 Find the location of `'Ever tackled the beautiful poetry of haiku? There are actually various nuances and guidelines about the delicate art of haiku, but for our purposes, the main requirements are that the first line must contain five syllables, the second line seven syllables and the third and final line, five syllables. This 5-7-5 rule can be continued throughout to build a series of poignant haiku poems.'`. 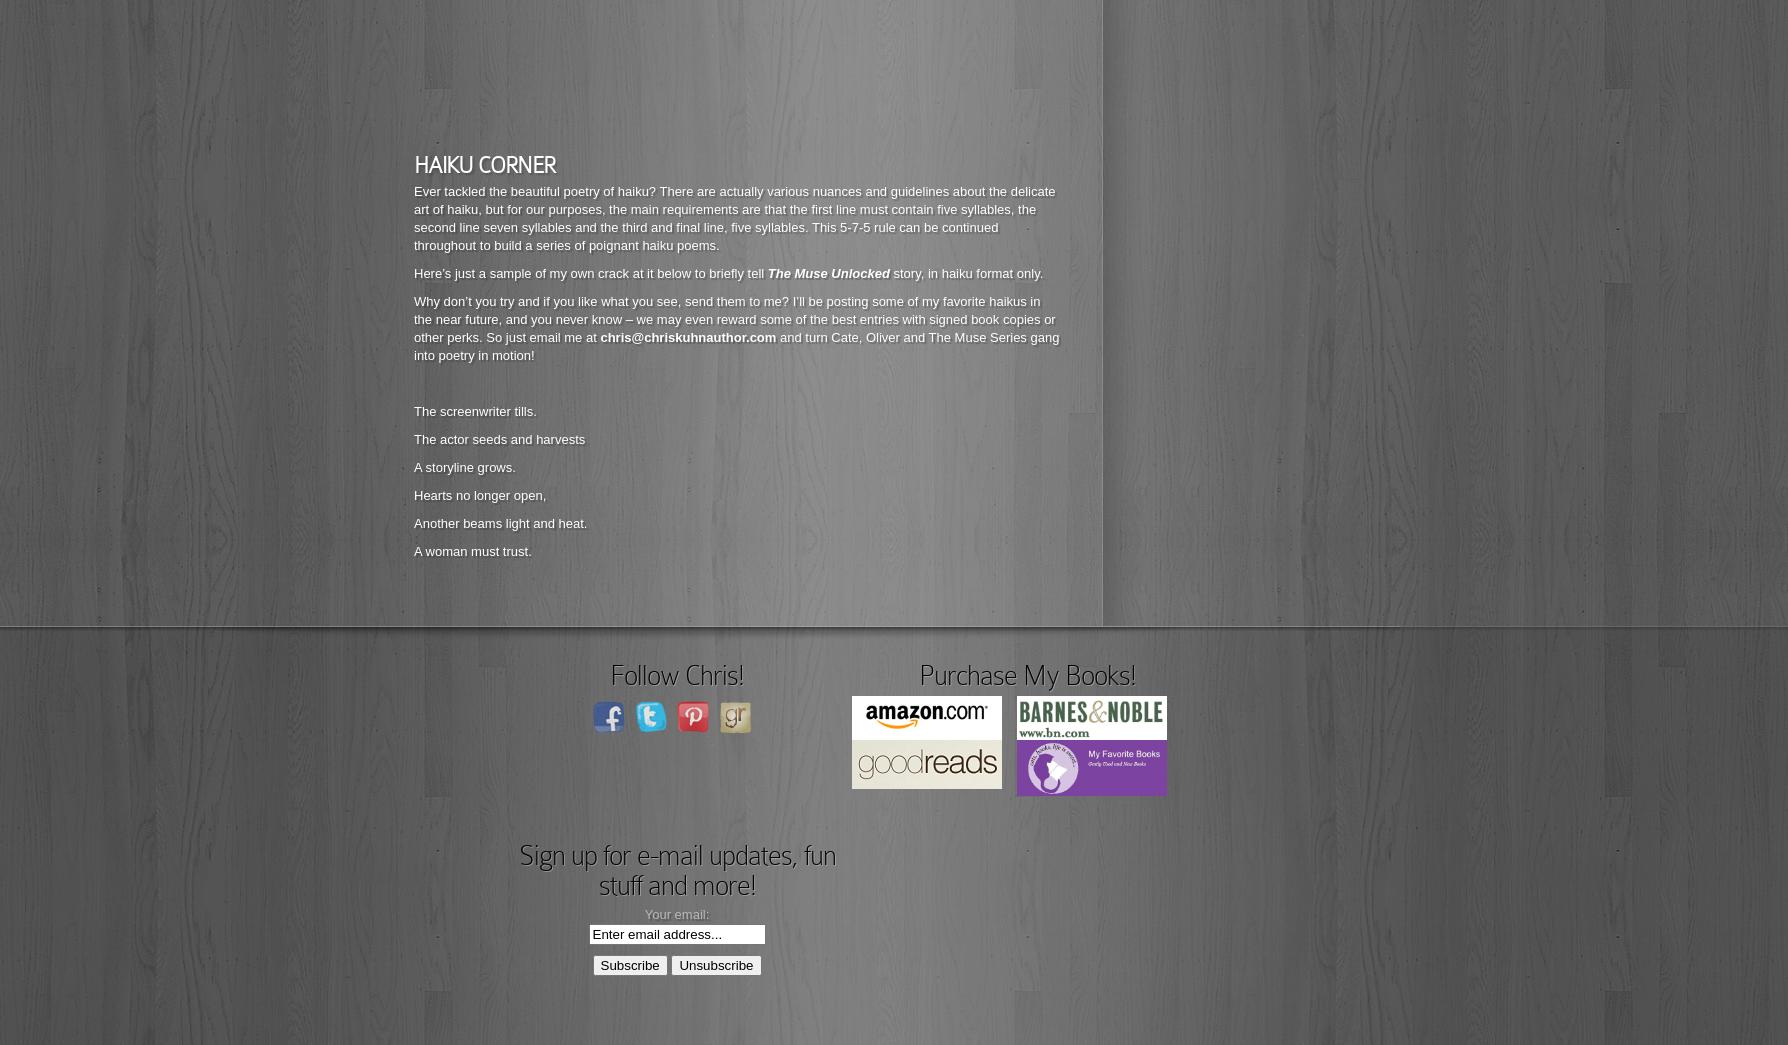

'Ever tackled the beautiful poetry of haiku? There are actually various nuances and guidelines about the delicate art of haiku, but for our purposes, the main requirements are that the first line must contain five syllables, the second line seven syllables and the third and final line, five syllables. This 5-7-5 rule can be continued throughout to build a series of poignant haiku poems.' is located at coordinates (733, 218).